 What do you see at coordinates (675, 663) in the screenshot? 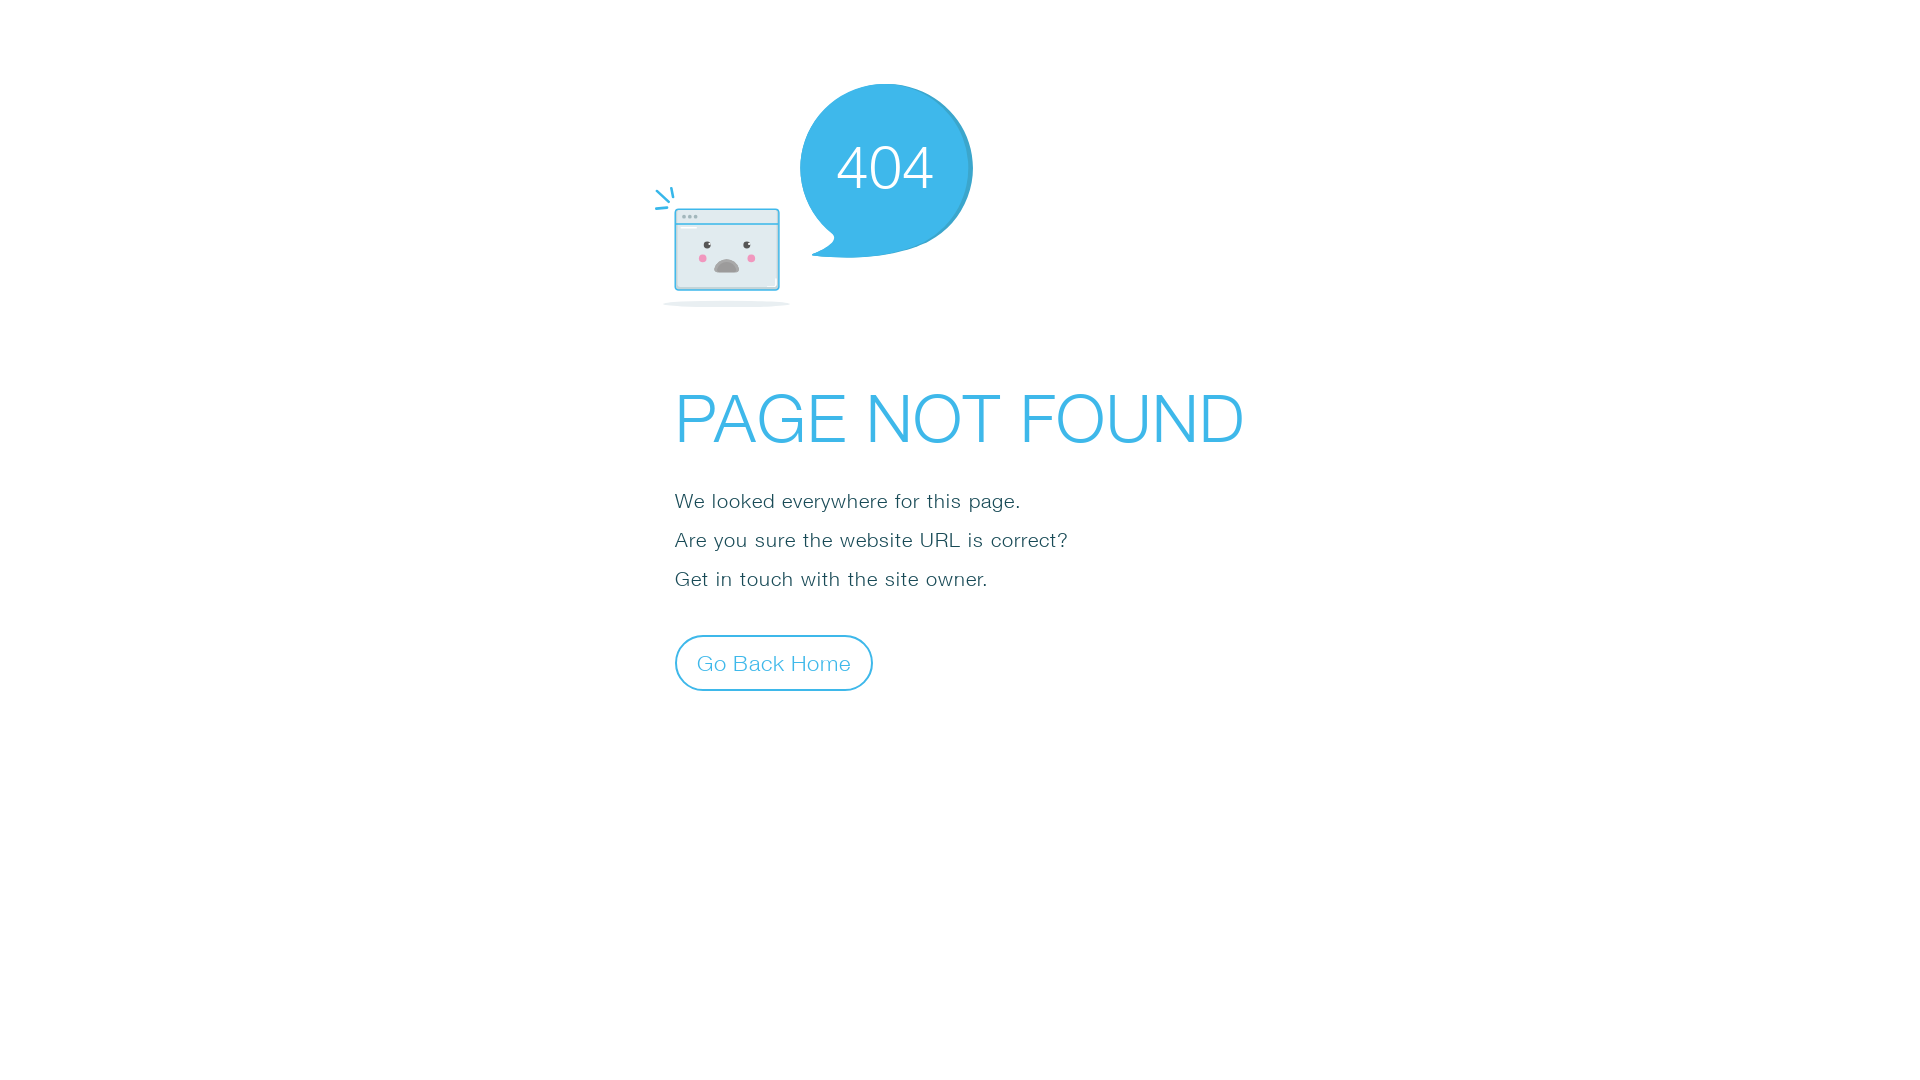
I see `'Go Back Home'` at bounding box center [675, 663].